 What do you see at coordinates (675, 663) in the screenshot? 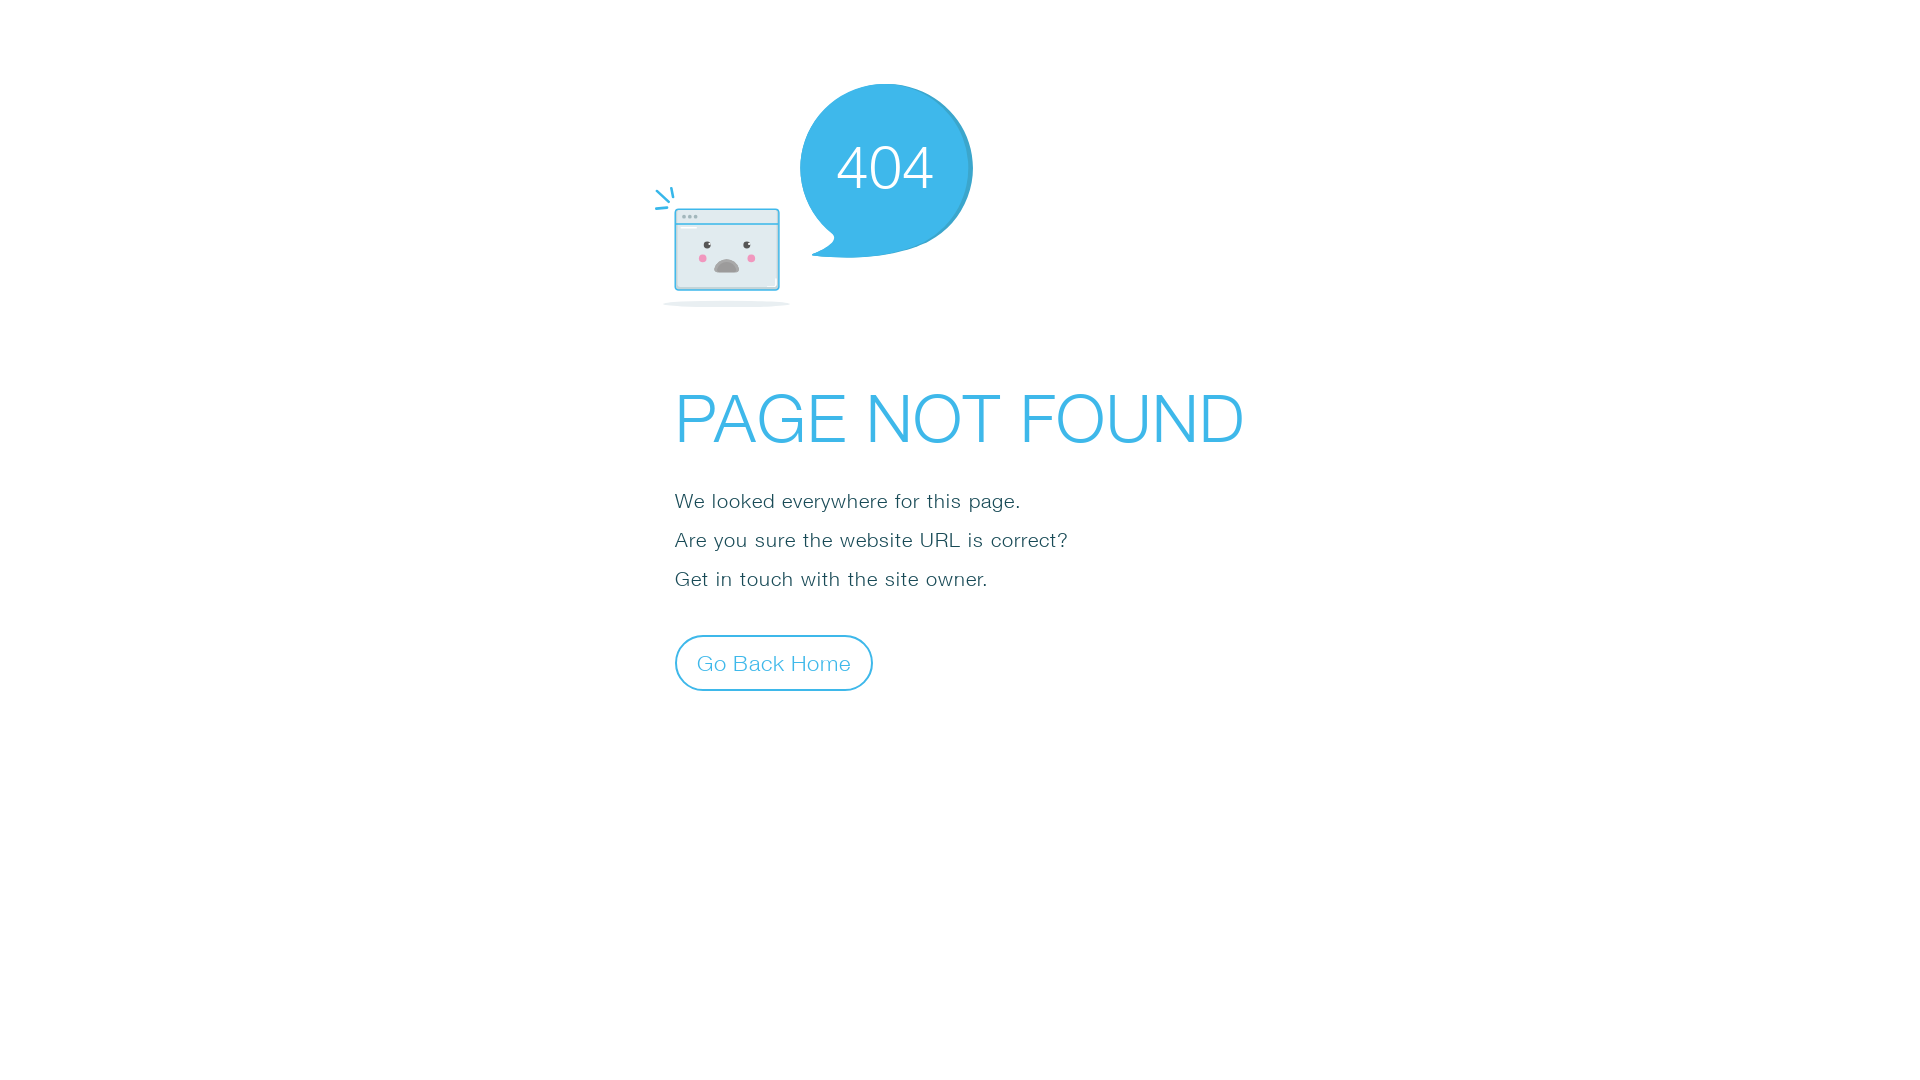
I see `'Go Back Home'` at bounding box center [675, 663].